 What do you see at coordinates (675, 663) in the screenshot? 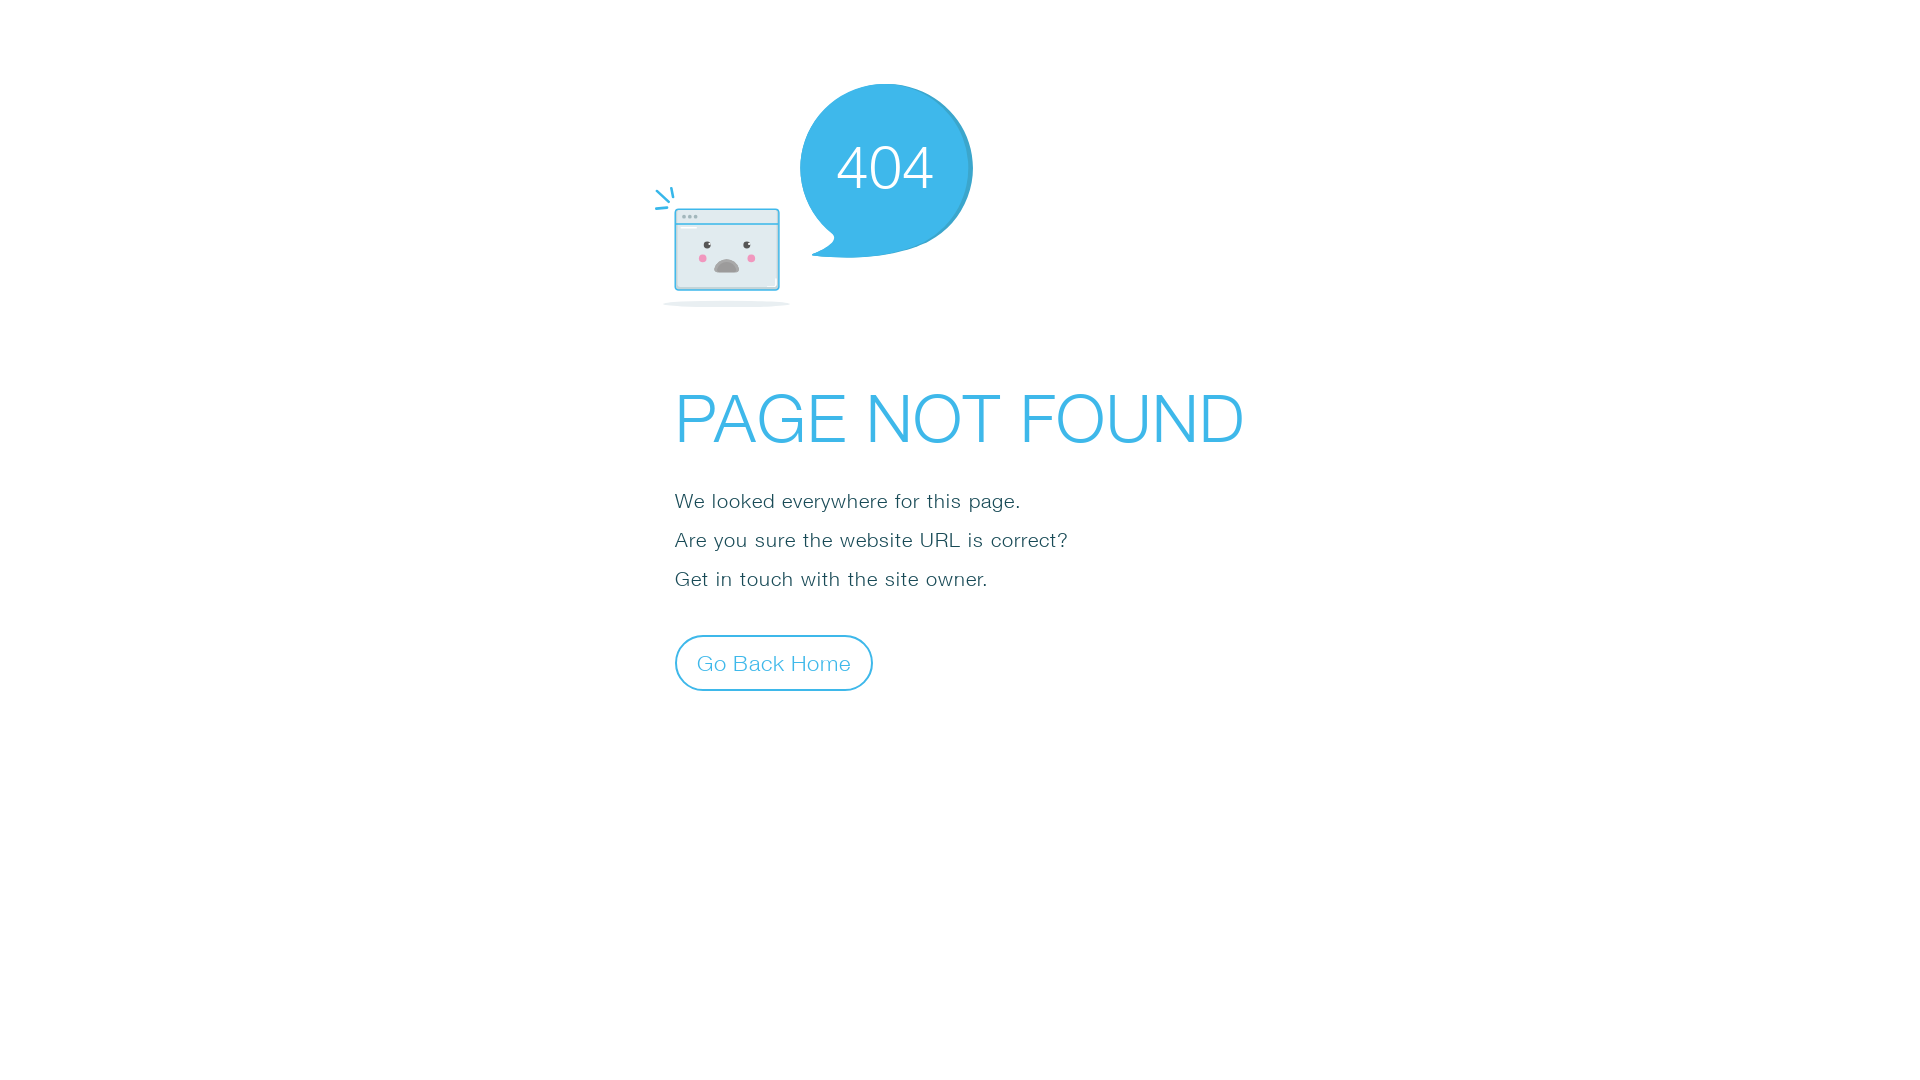
I see `'Go Back Home'` at bounding box center [675, 663].